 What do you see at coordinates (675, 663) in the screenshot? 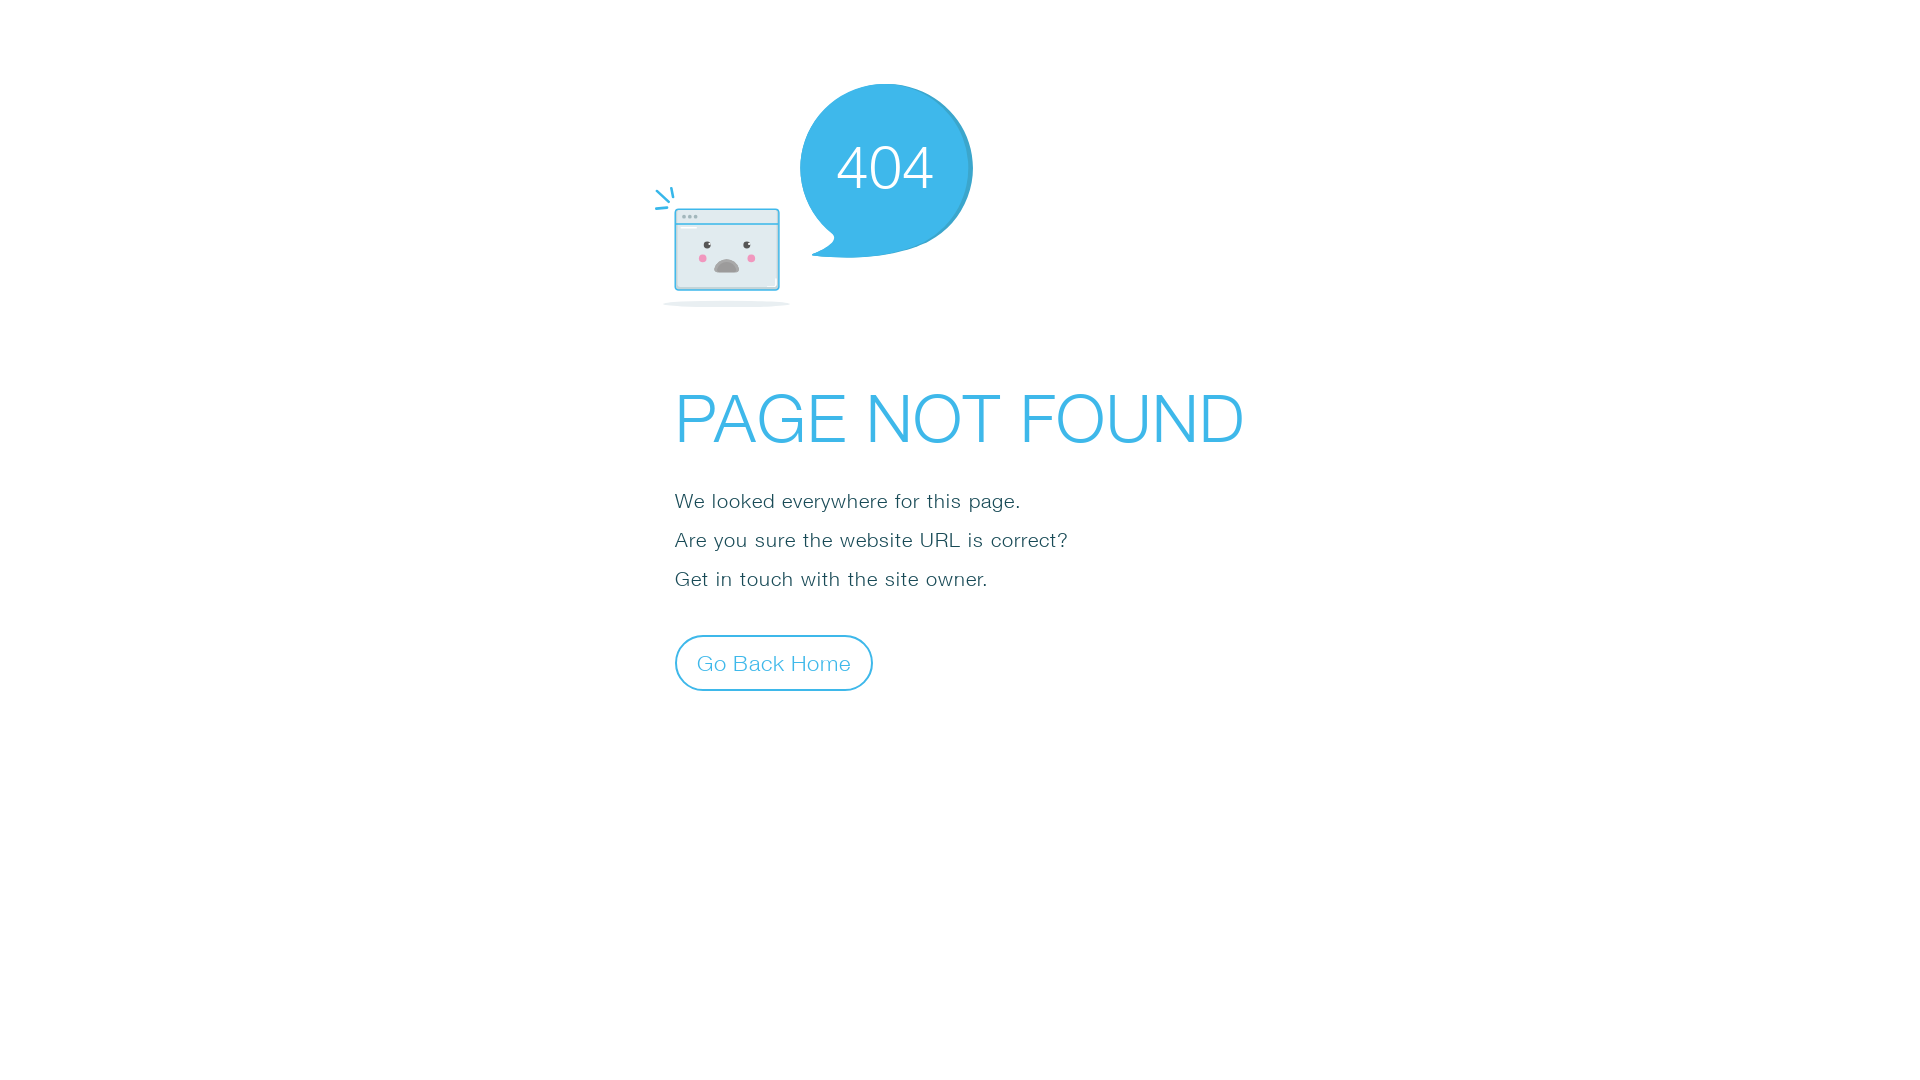
I see `'Go Back Home'` at bounding box center [675, 663].